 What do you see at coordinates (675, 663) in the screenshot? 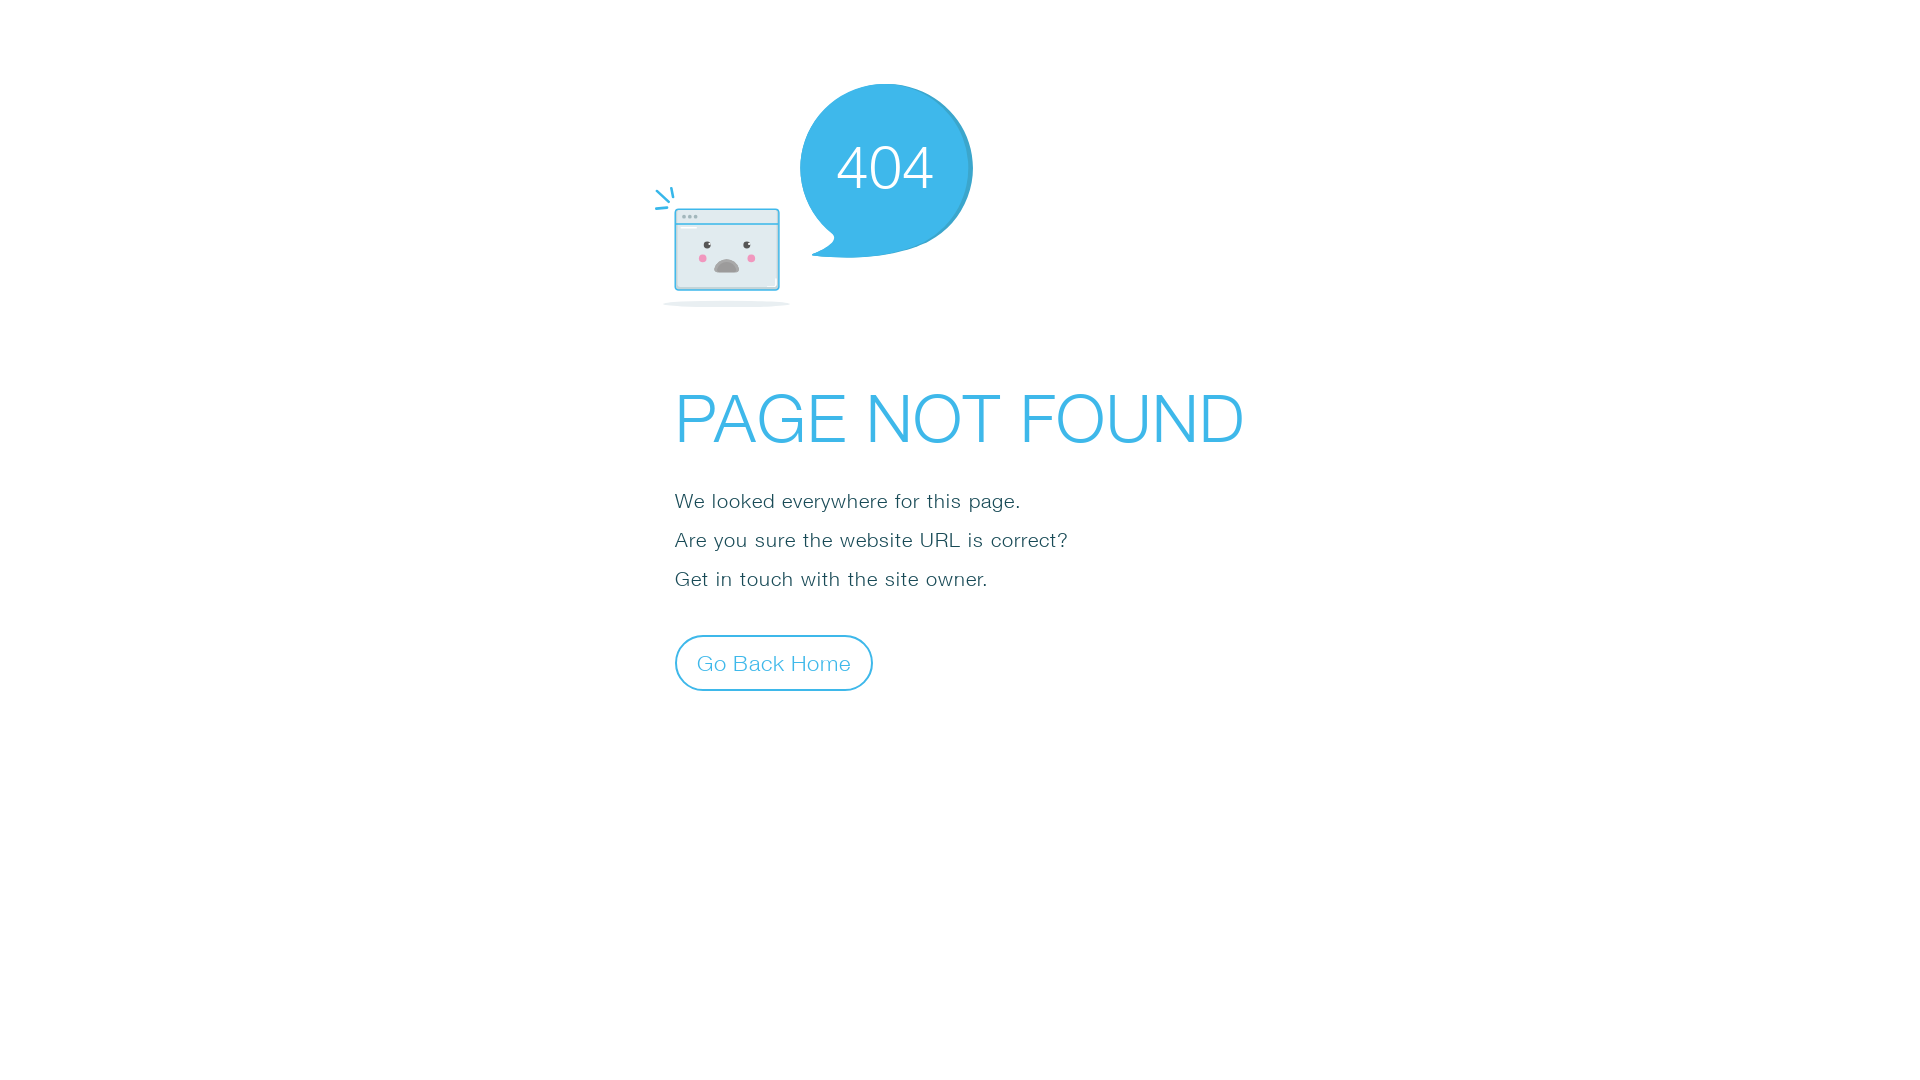
I see `'Go Back Home'` at bounding box center [675, 663].